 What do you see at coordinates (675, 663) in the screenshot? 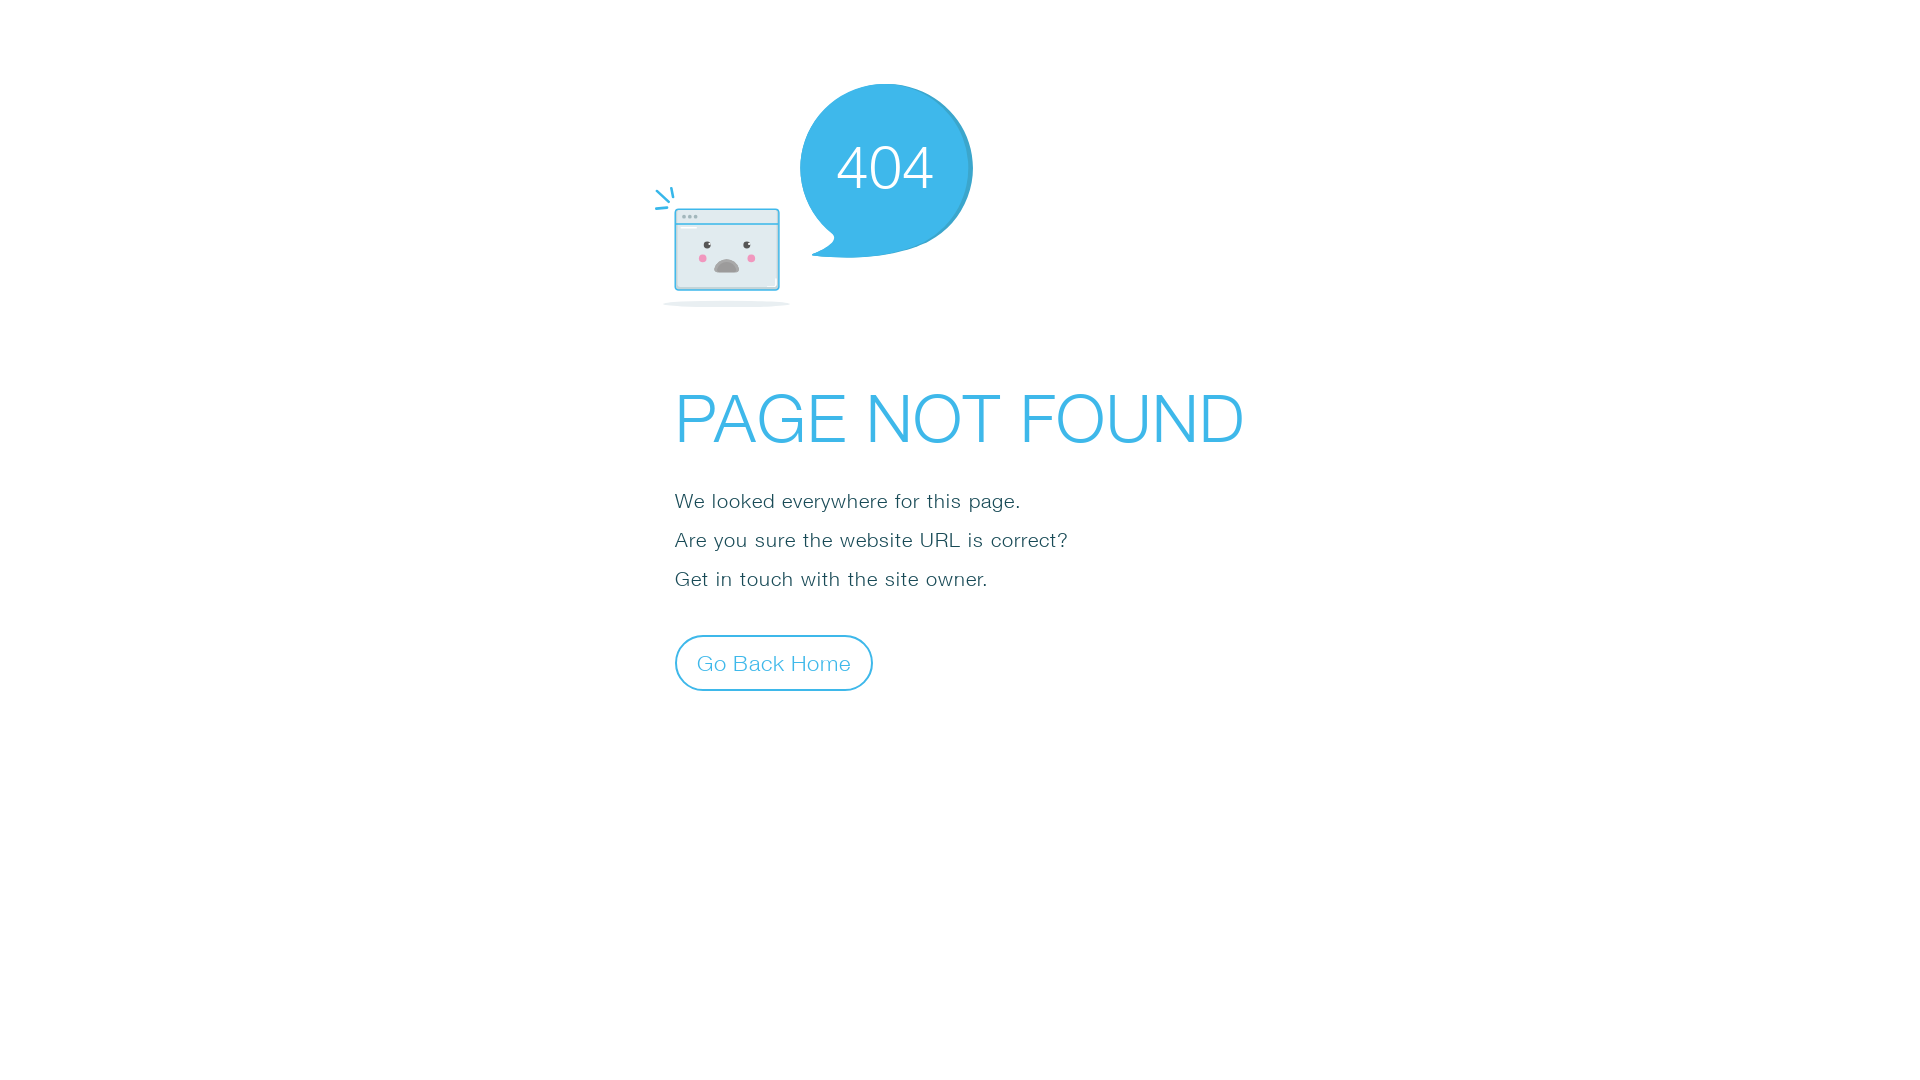
I see `'Go Back Home'` at bounding box center [675, 663].